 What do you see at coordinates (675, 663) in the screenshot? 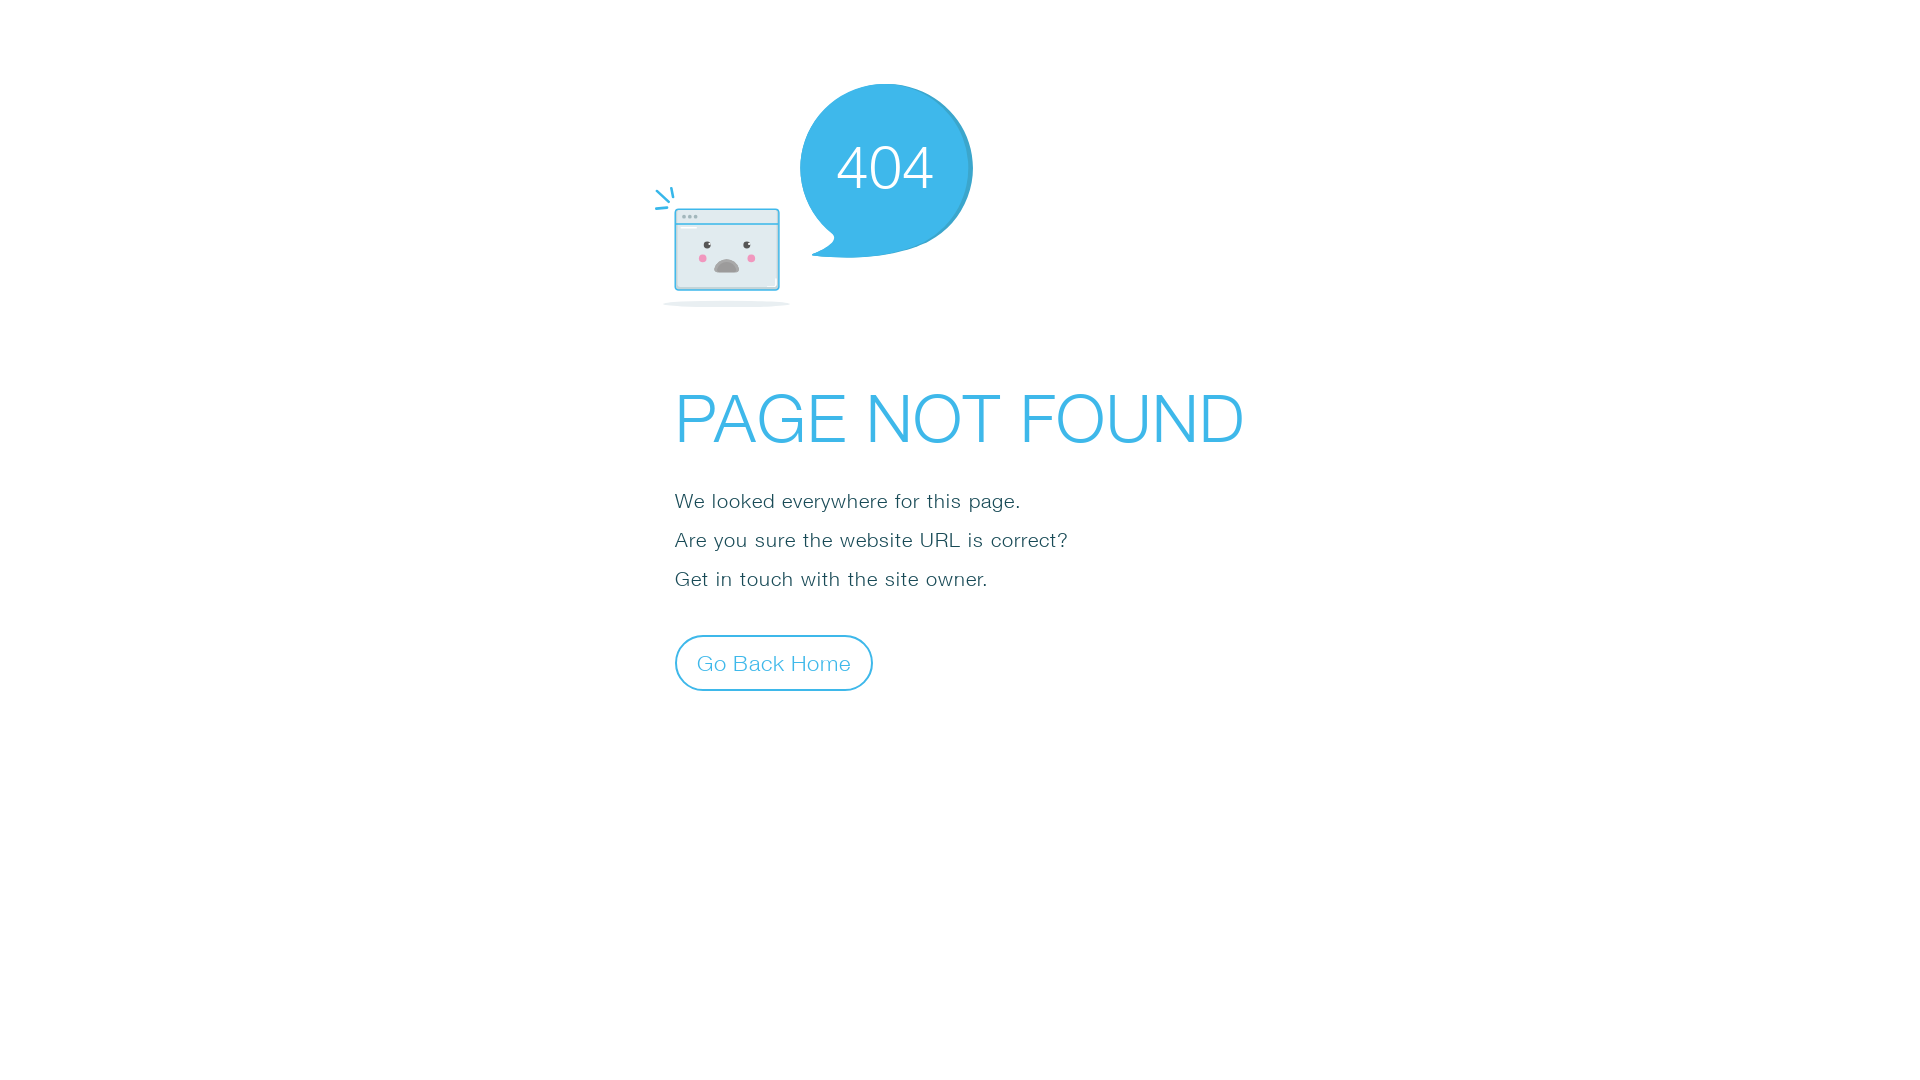
I see `'Go Back Home'` at bounding box center [675, 663].